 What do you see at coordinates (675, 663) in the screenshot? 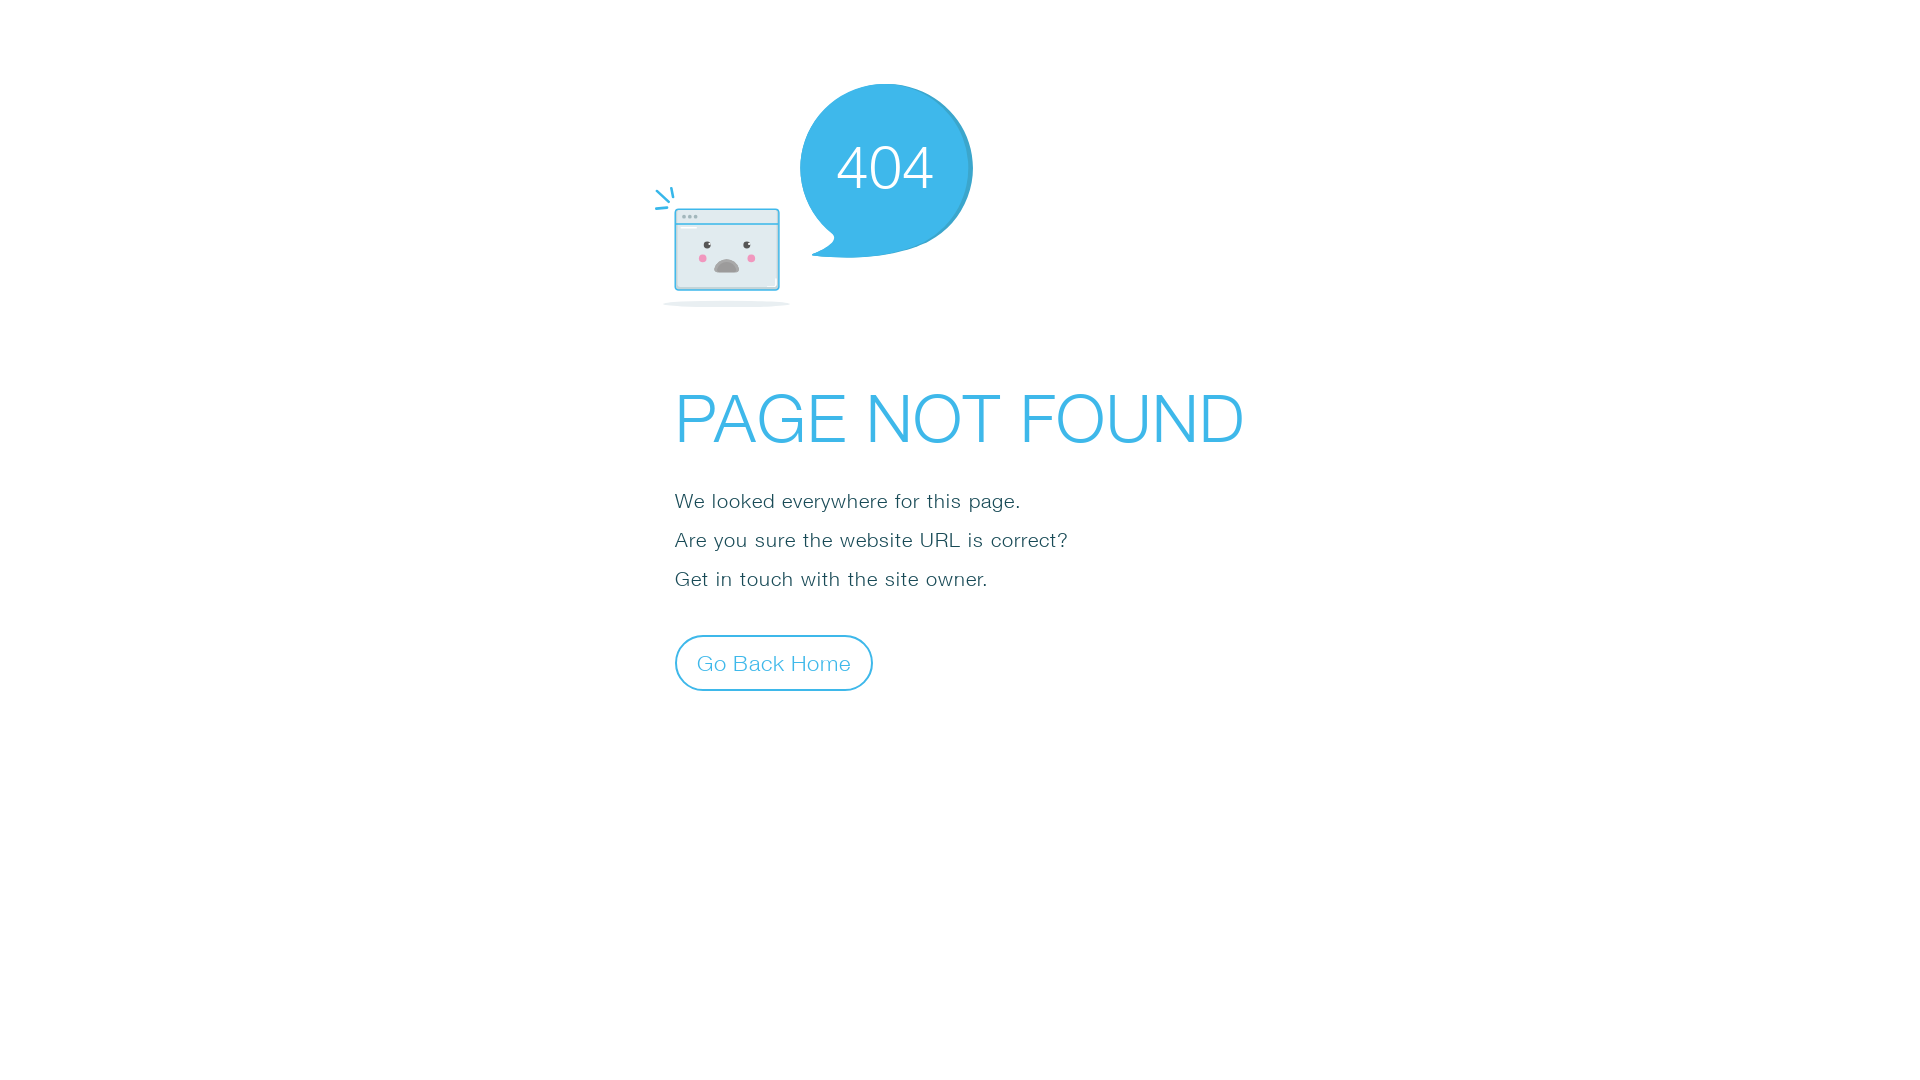
I see `'Go Back Home'` at bounding box center [675, 663].